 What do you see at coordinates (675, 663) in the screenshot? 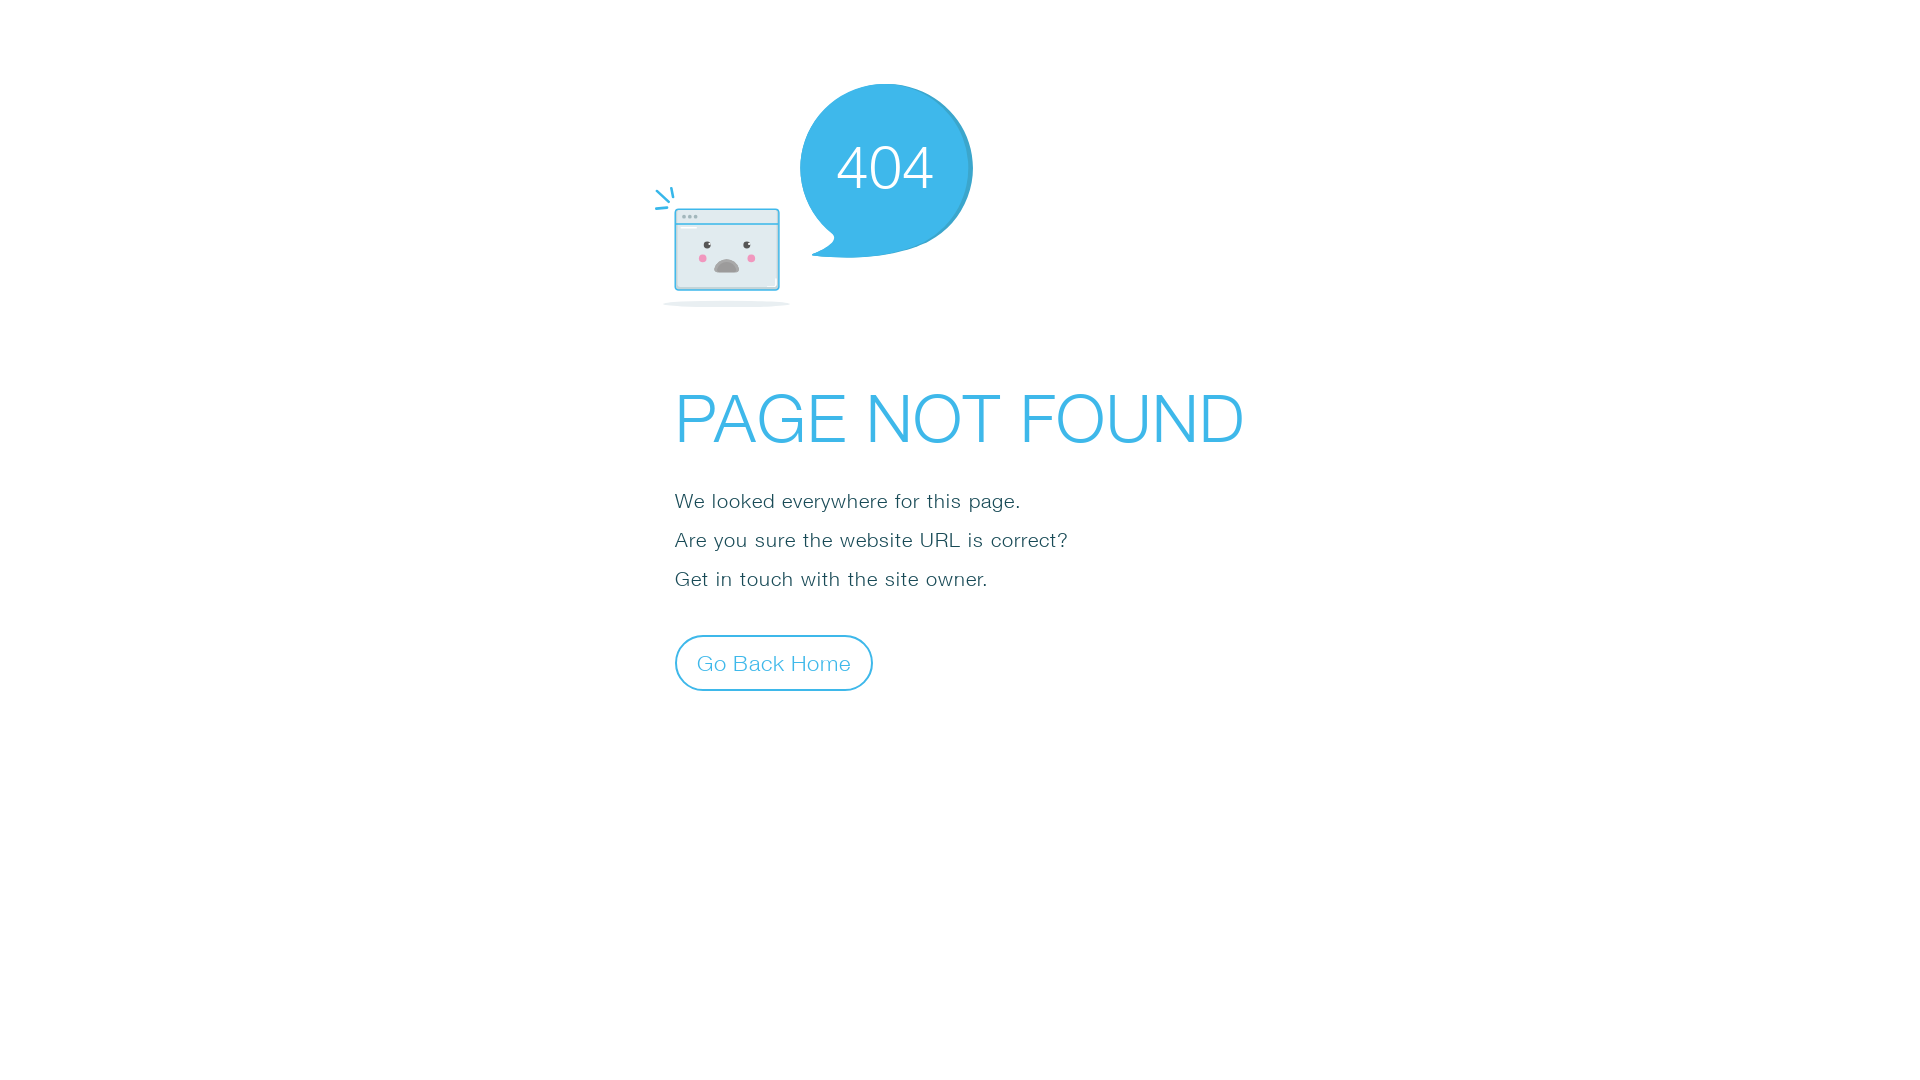
I see `'Go Back Home'` at bounding box center [675, 663].